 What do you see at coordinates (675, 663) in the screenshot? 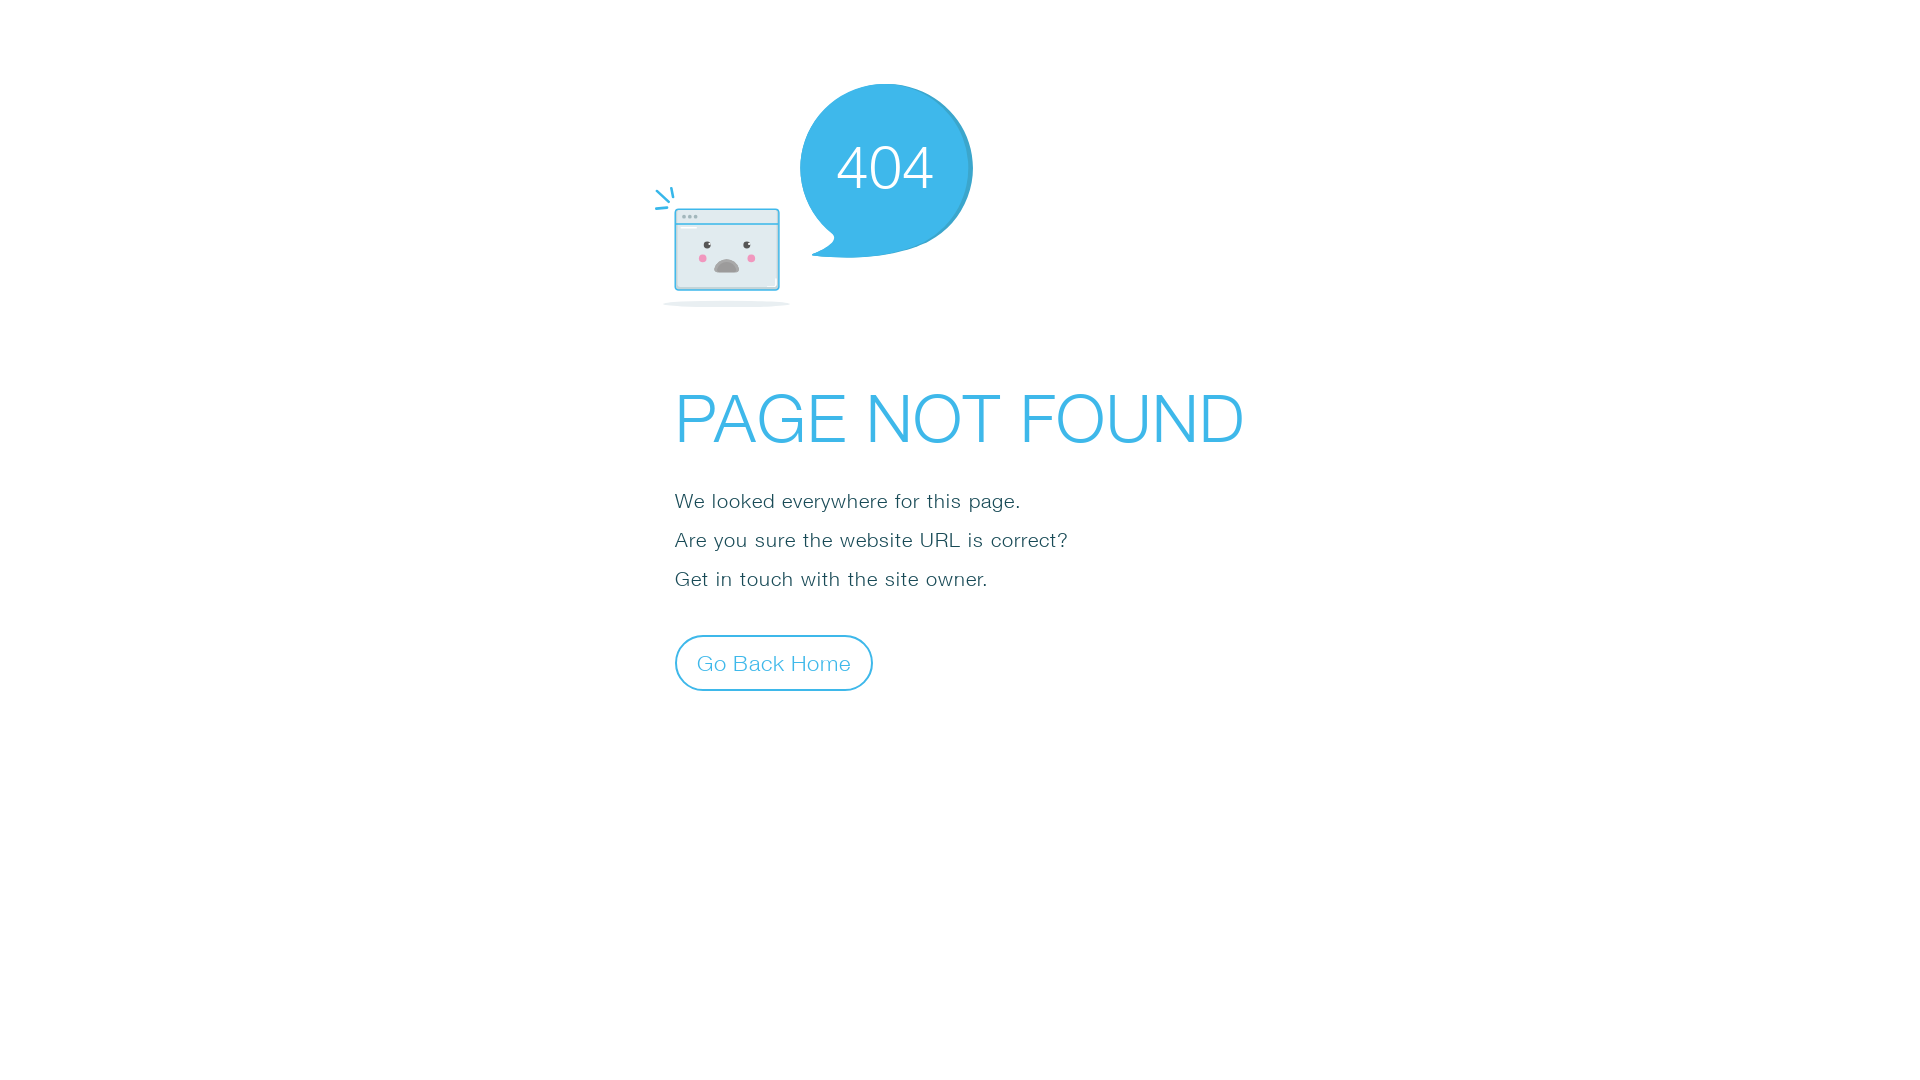
I see `'Go Back Home'` at bounding box center [675, 663].